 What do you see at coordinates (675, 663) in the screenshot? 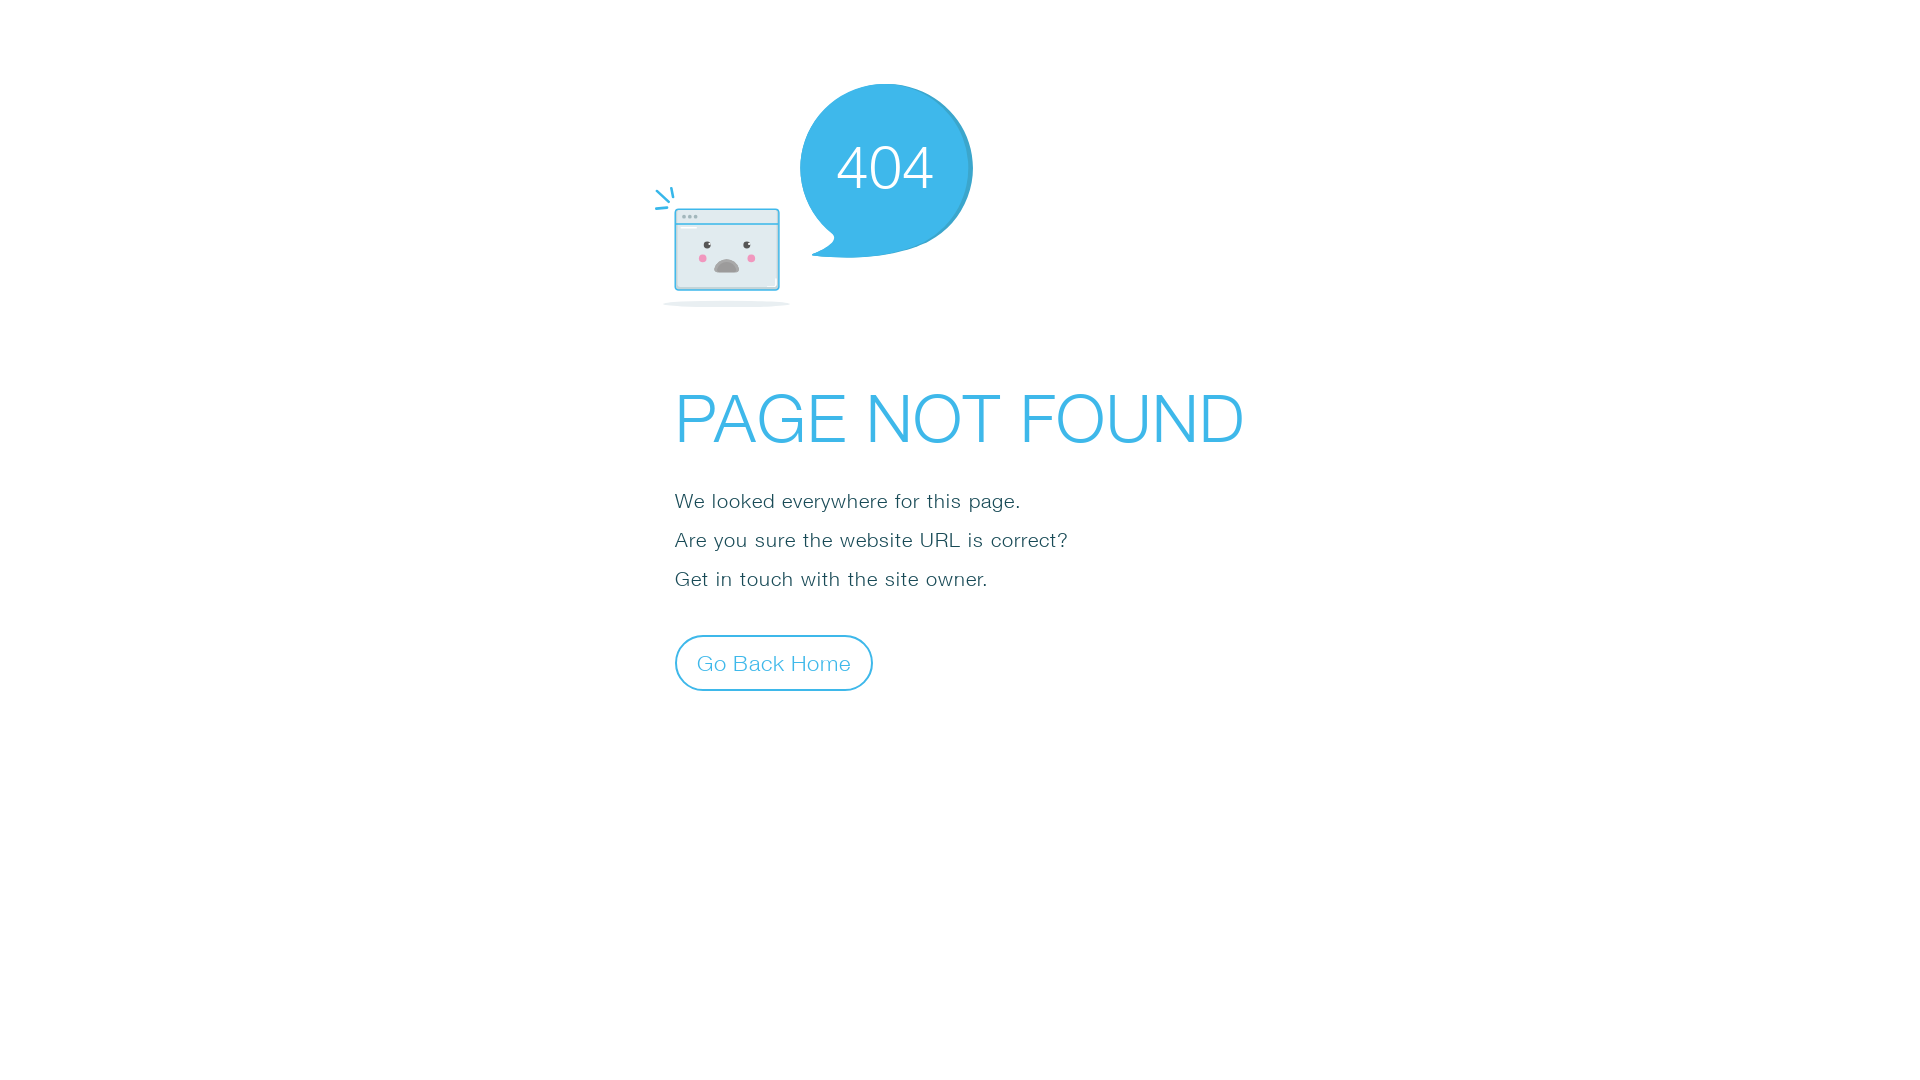
I see `'Go Back Home'` at bounding box center [675, 663].